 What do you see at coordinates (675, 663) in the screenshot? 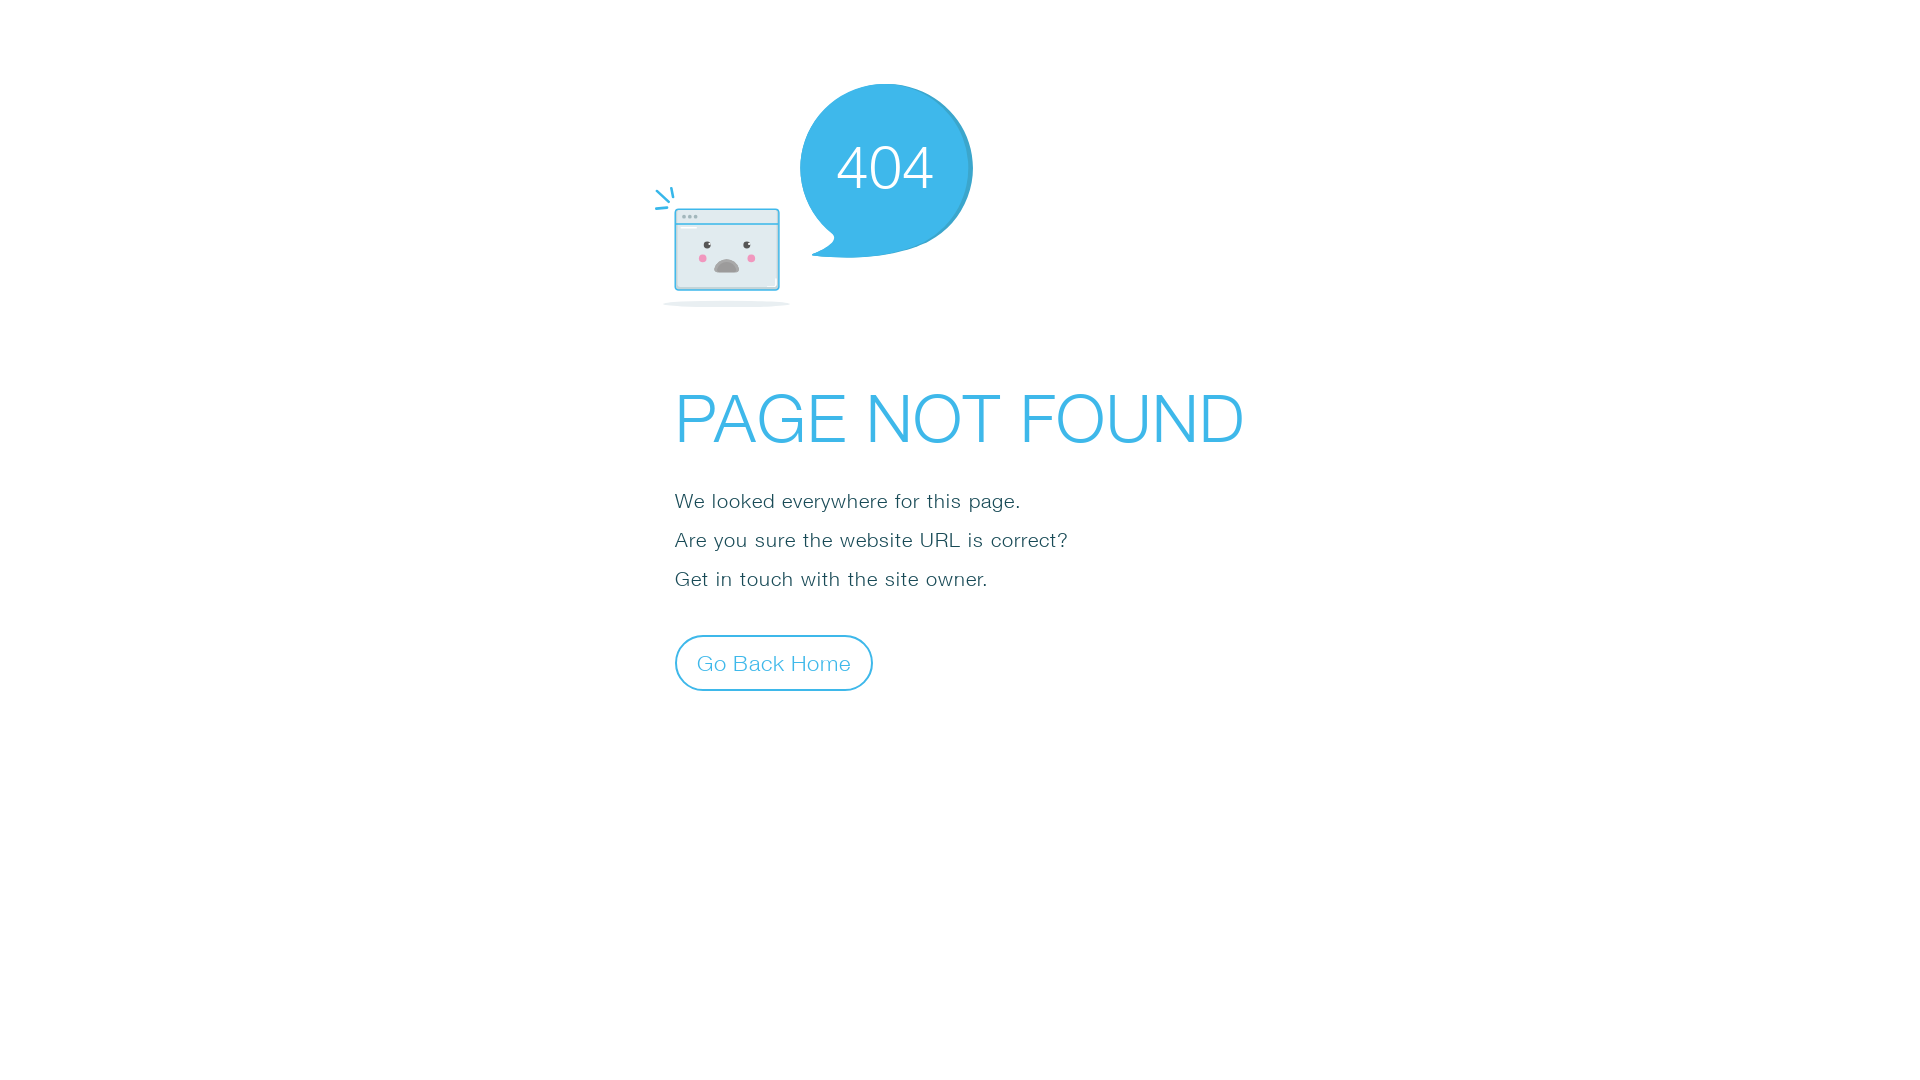
I see `'Go Back Home'` at bounding box center [675, 663].